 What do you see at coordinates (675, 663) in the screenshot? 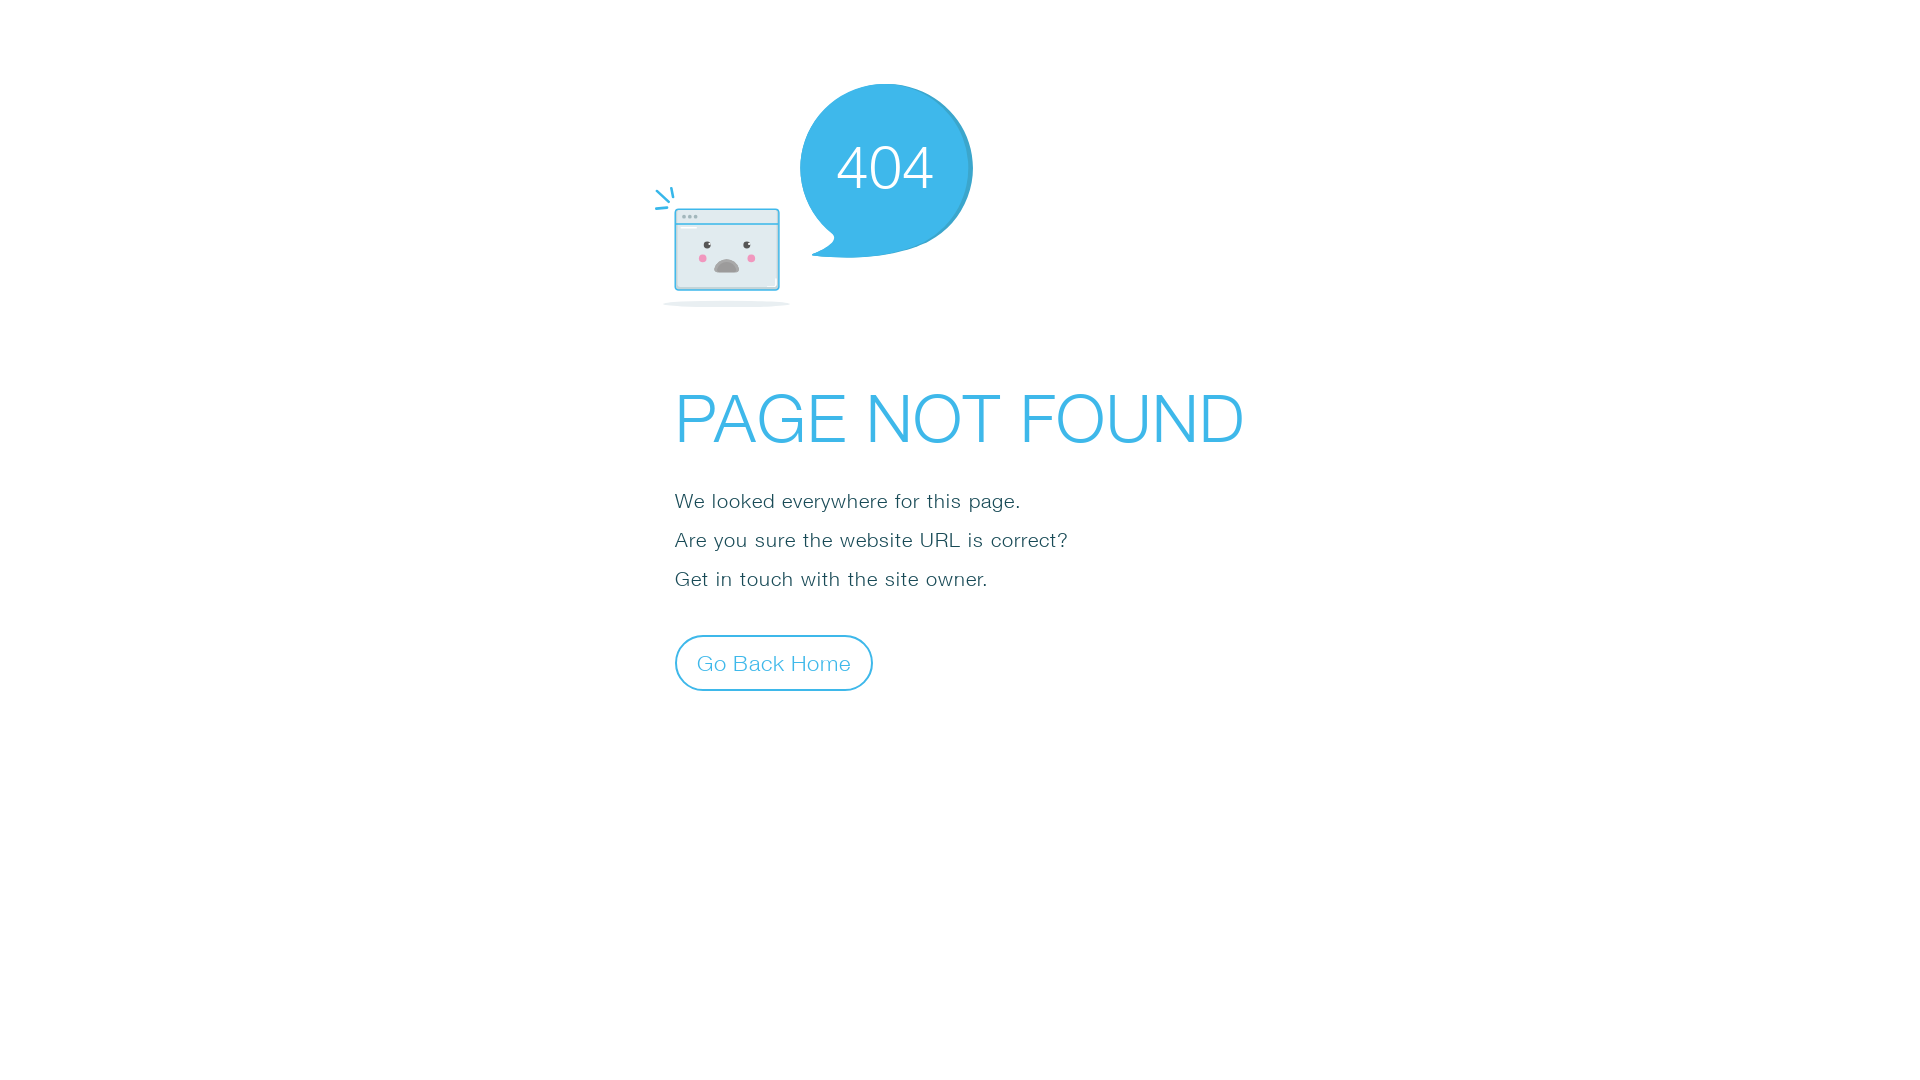
I see `'Go Back Home'` at bounding box center [675, 663].